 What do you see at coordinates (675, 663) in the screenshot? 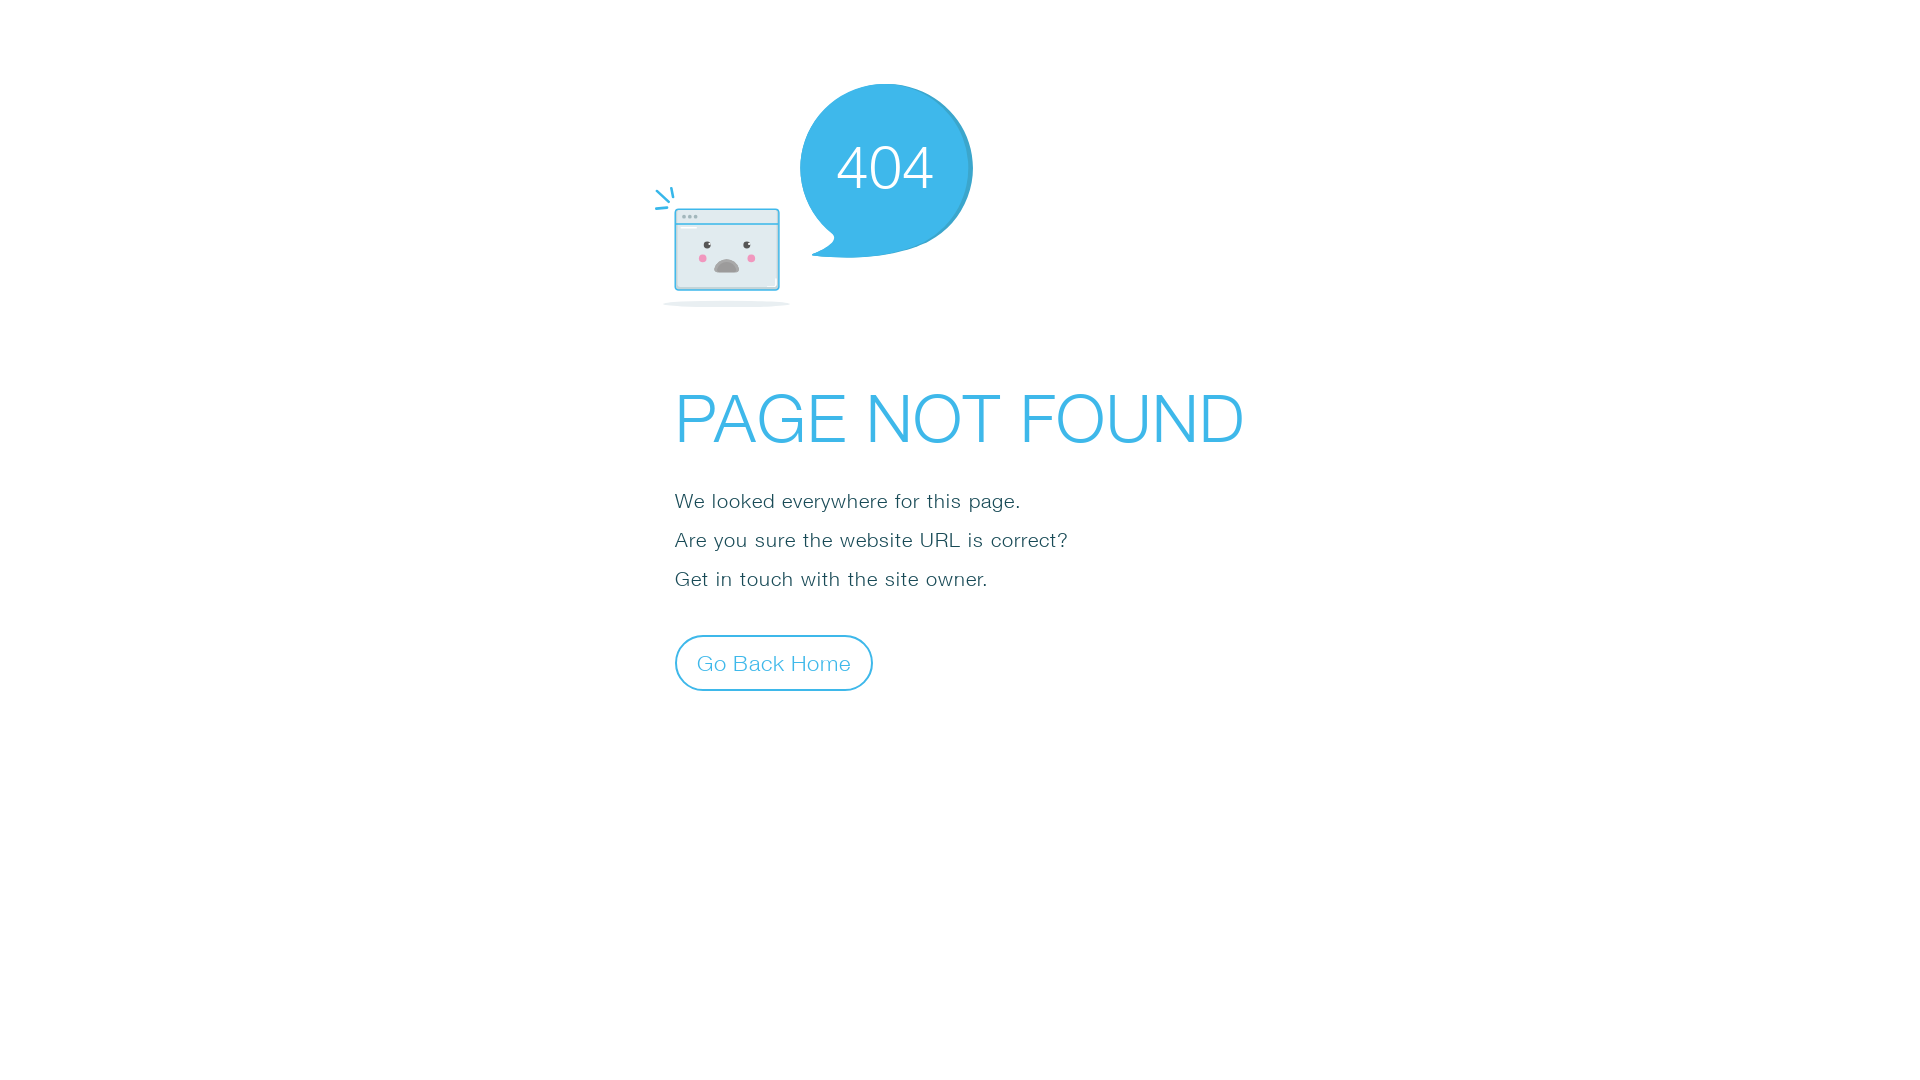
I see `'Go Back Home'` at bounding box center [675, 663].